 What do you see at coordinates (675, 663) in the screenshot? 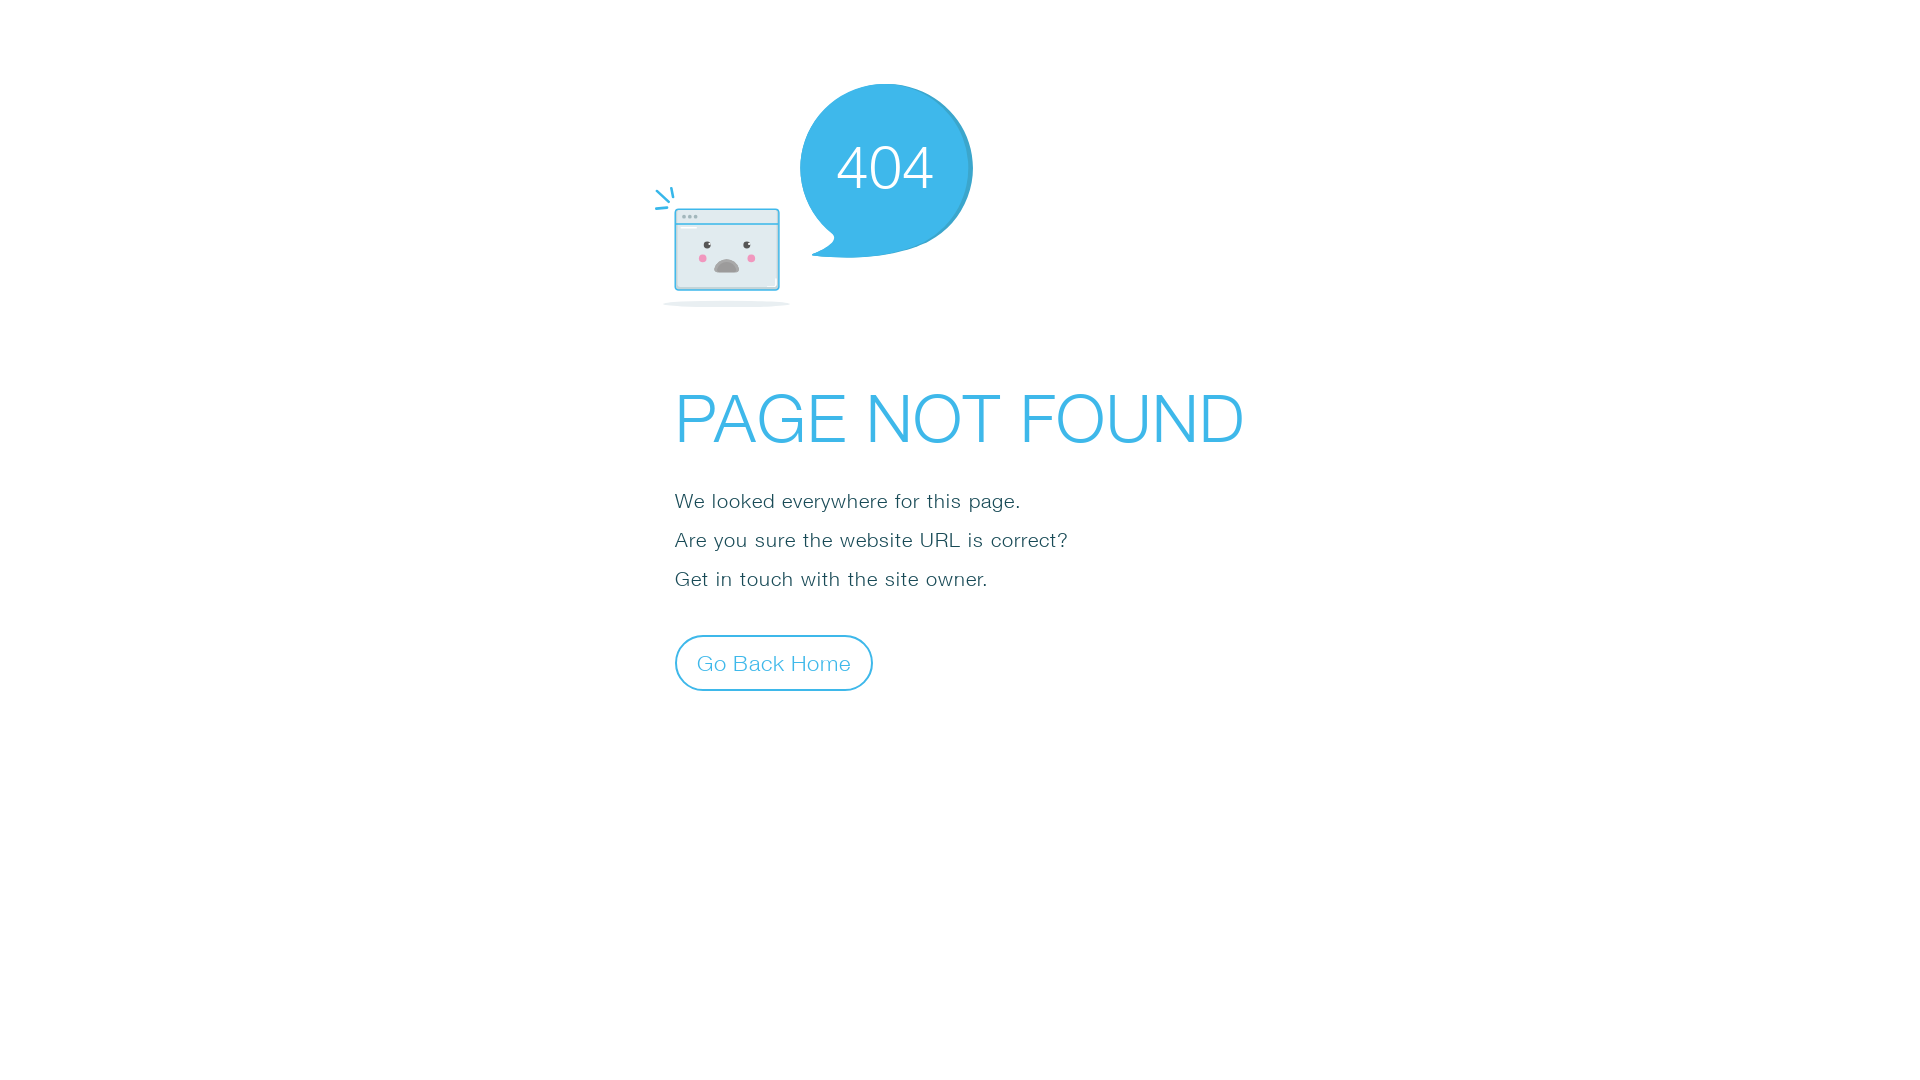
I see `'Go Back Home'` at bounding box center [675, 663].